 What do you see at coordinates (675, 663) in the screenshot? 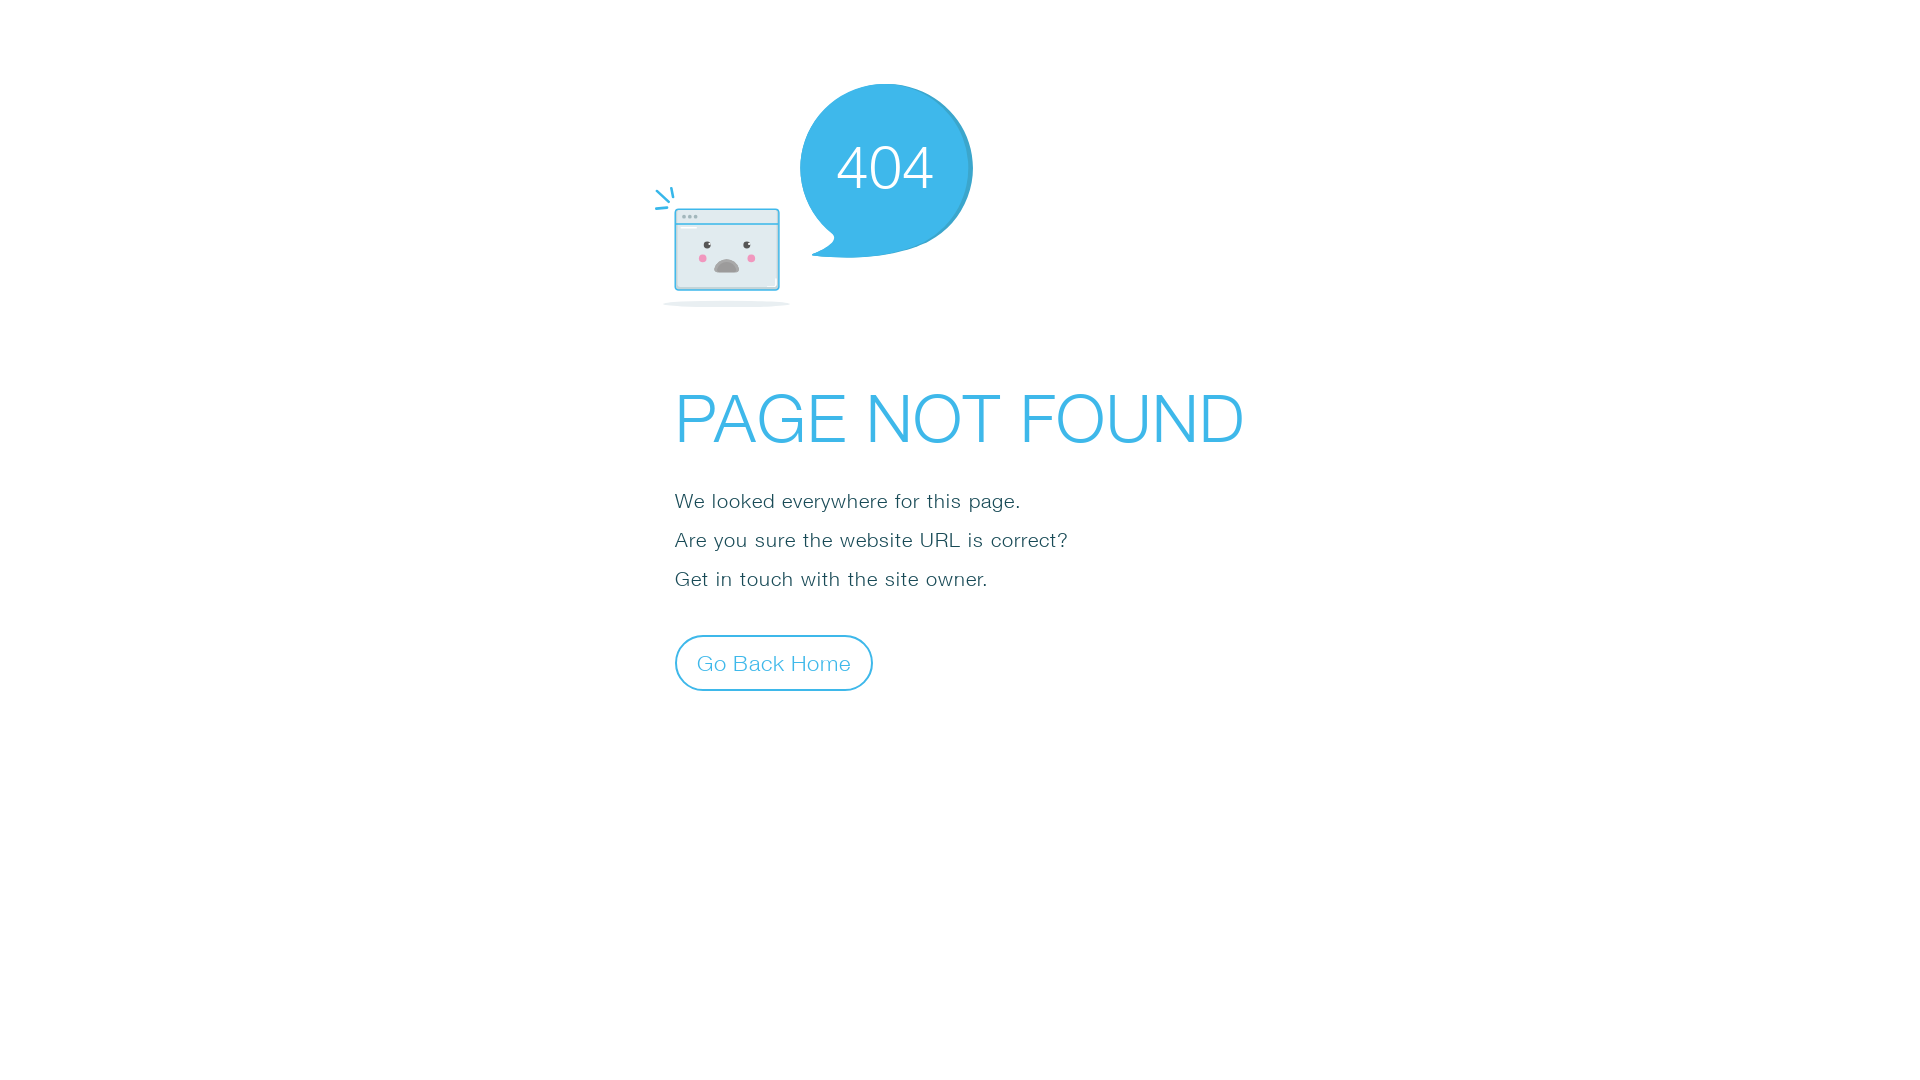
I see `'Go Back Home'` at bounding box center [675, 663].